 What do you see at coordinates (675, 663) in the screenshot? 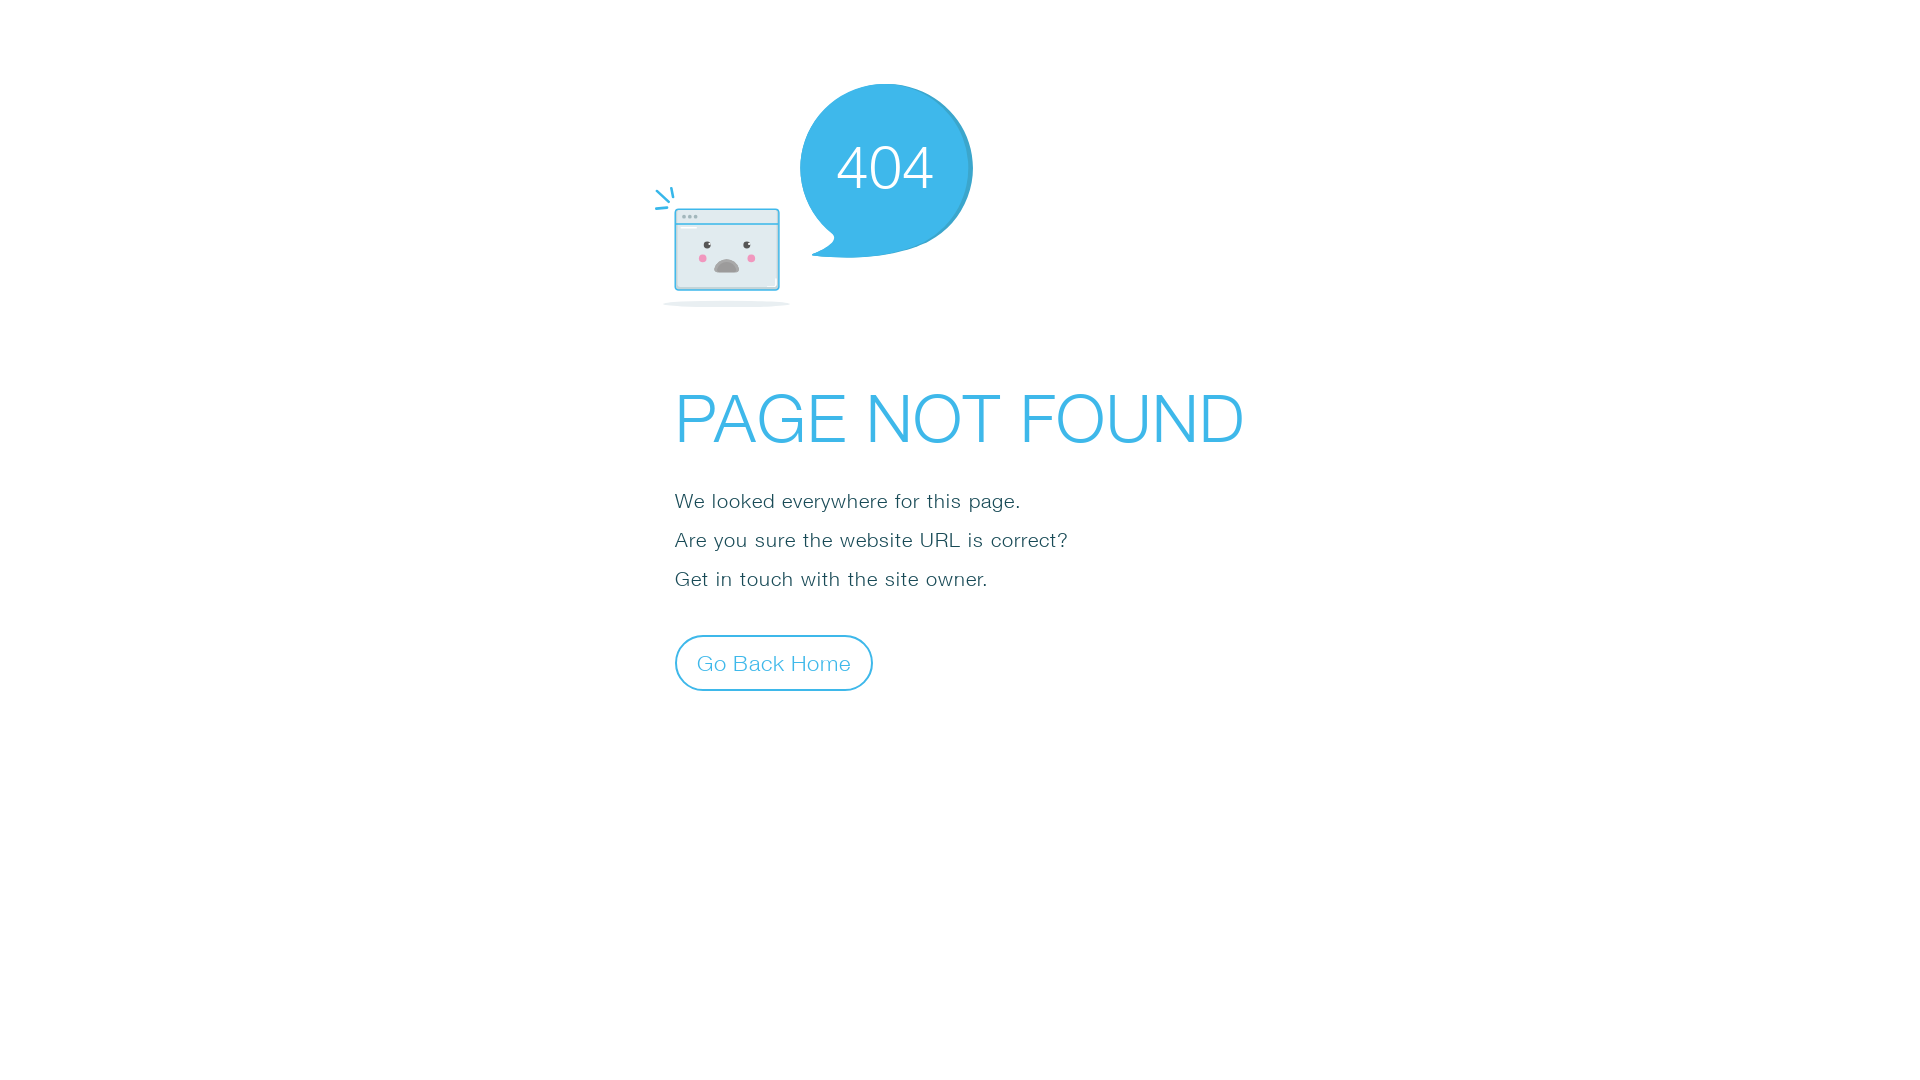
I see `'Go Back Home'` at bounding box center [675, 663].